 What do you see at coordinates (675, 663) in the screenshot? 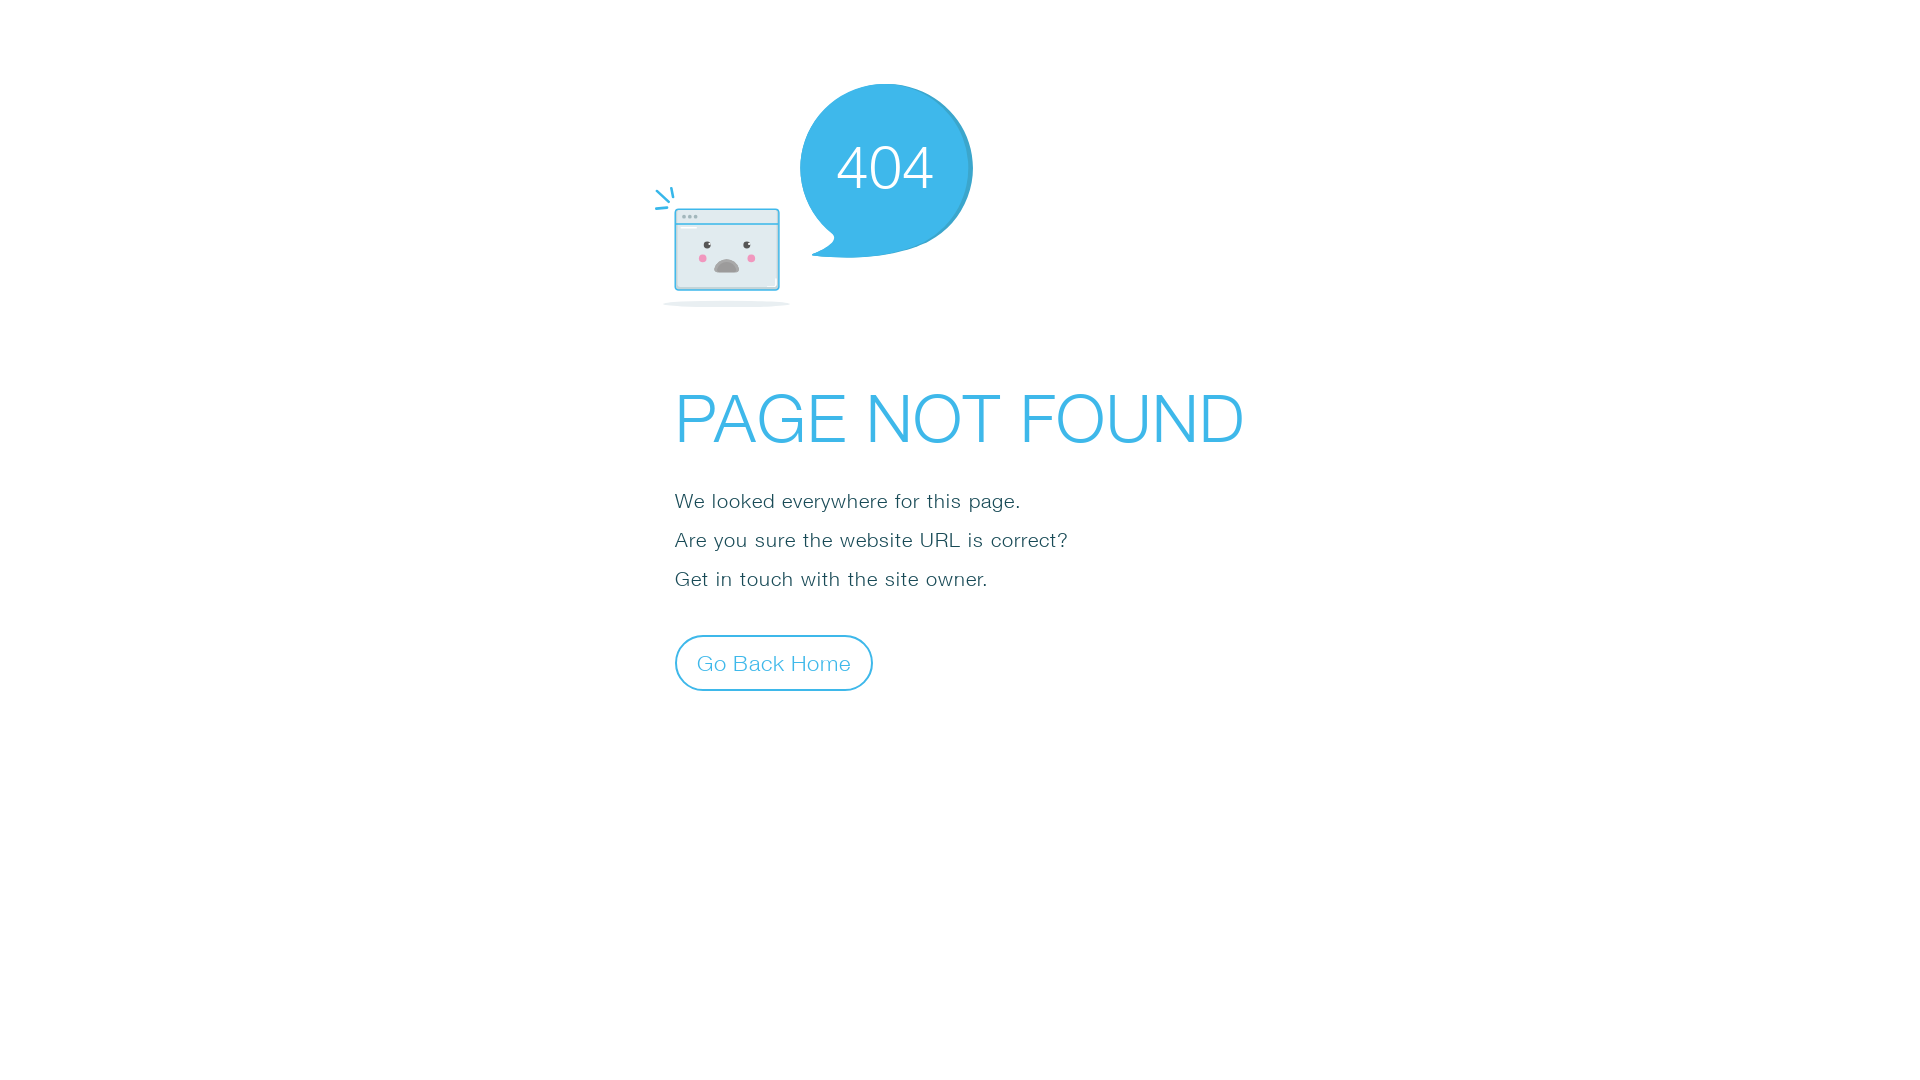
I see `'Go Back Home'` at bounding box center [675, 663].